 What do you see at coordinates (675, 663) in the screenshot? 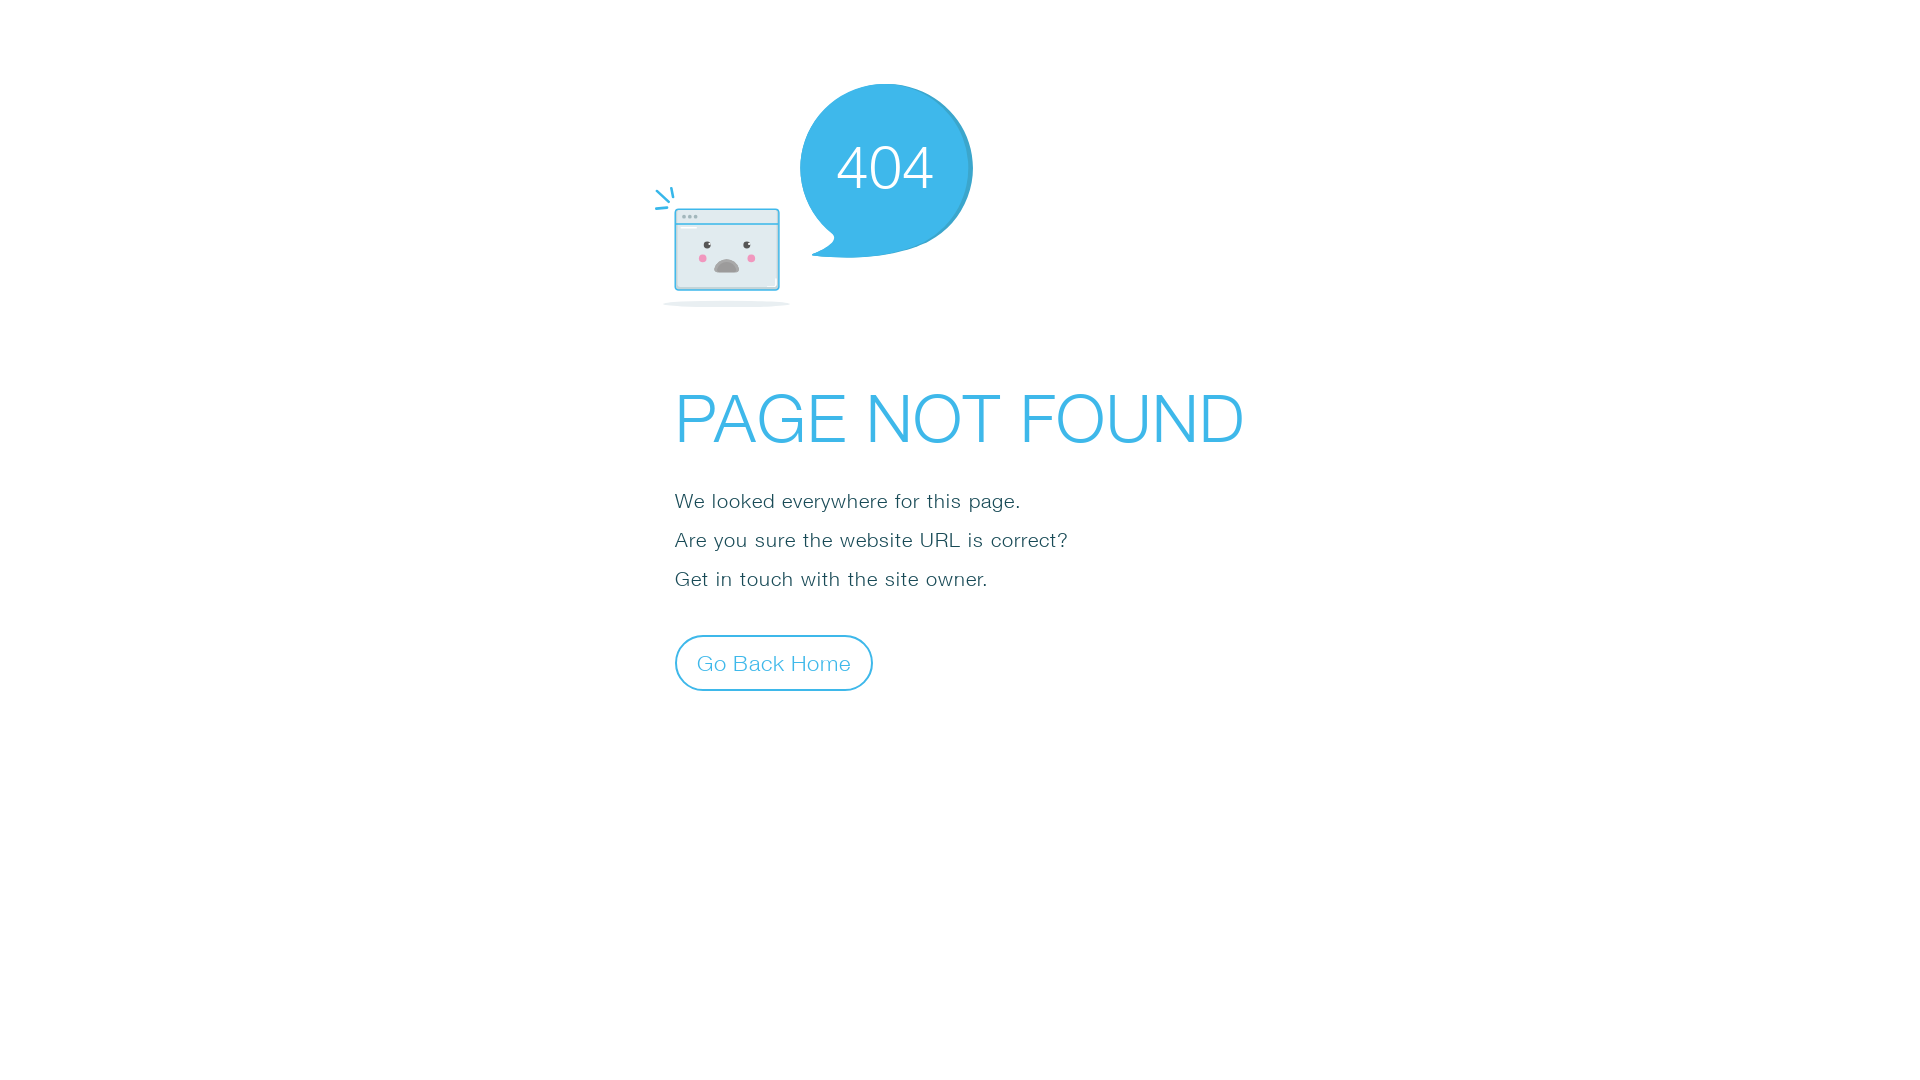
I see `'Go Back Home'` at bounding box center [675, 663].